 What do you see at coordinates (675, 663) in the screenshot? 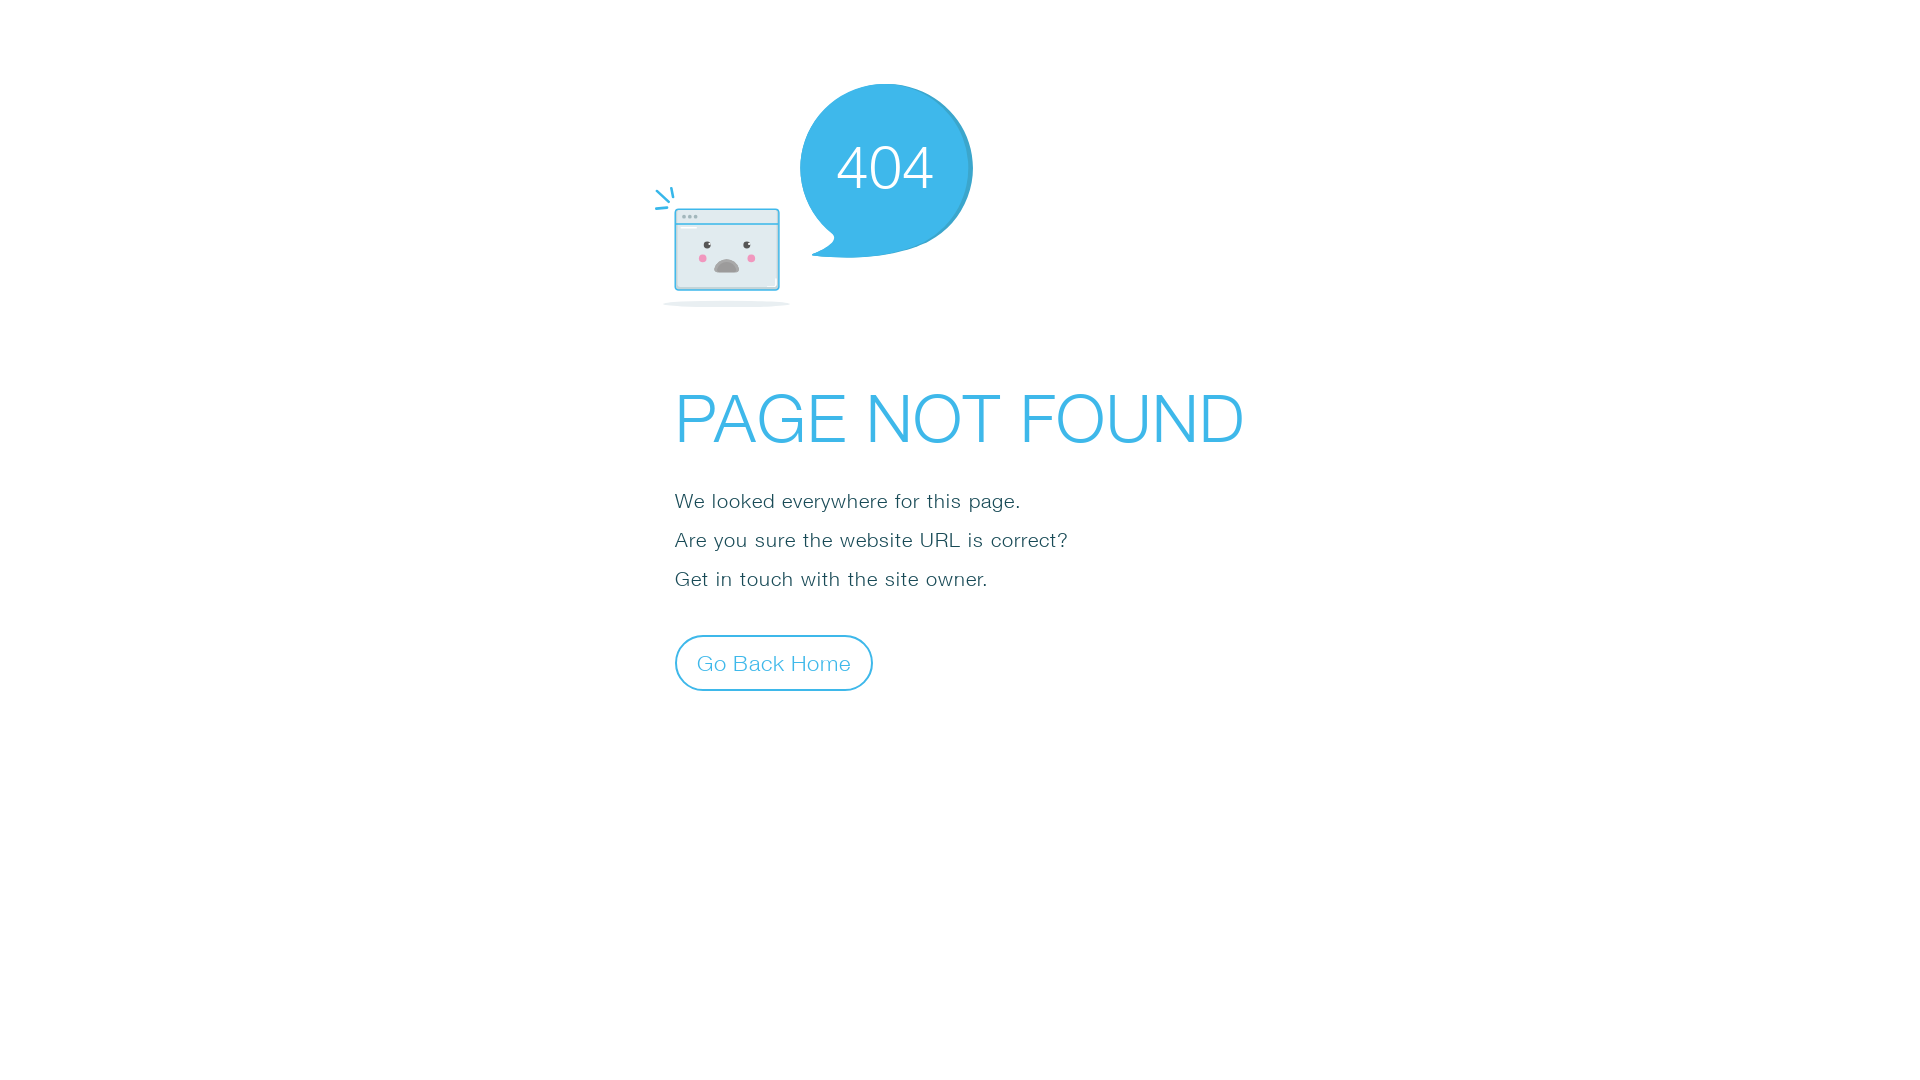
I see `'Go Back Home'` at bounding box center [675, 663].